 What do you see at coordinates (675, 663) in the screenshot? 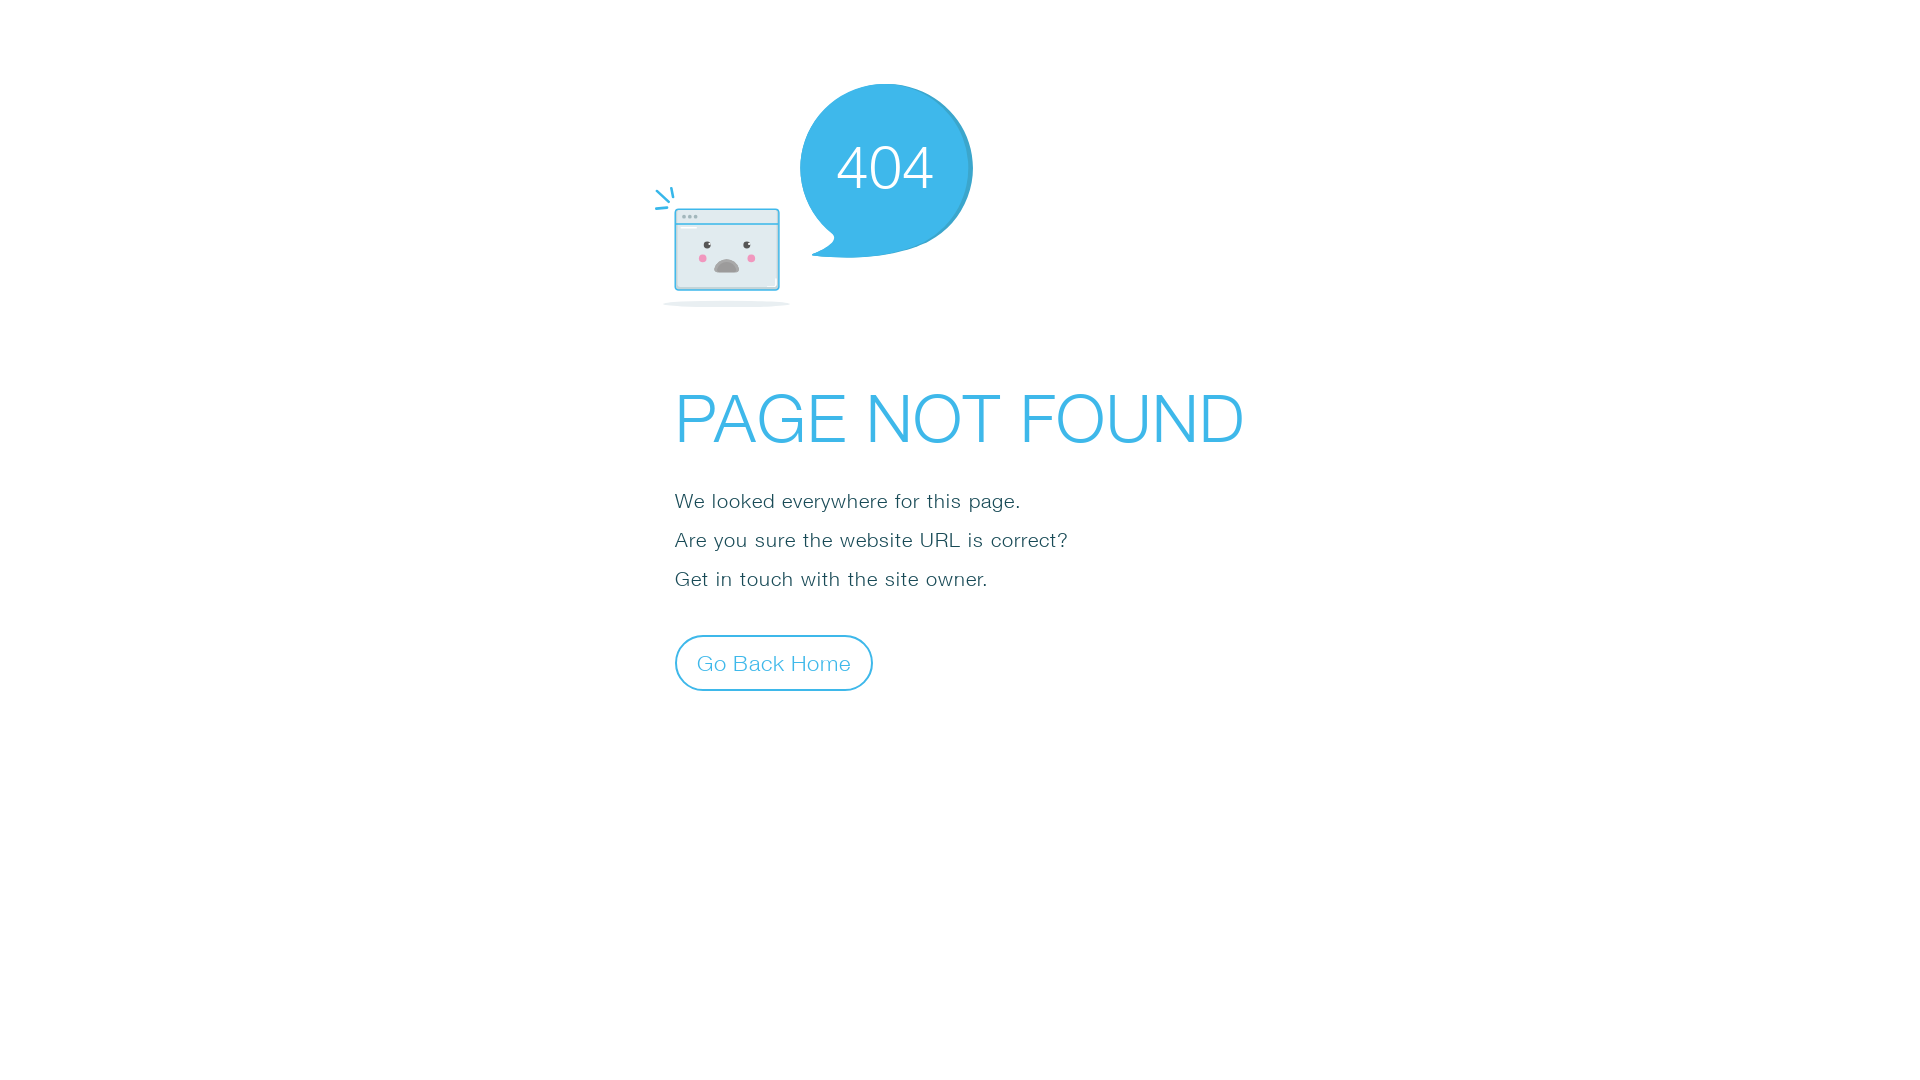
I see `'Go Back Home'` at bounding box center [675, 663].